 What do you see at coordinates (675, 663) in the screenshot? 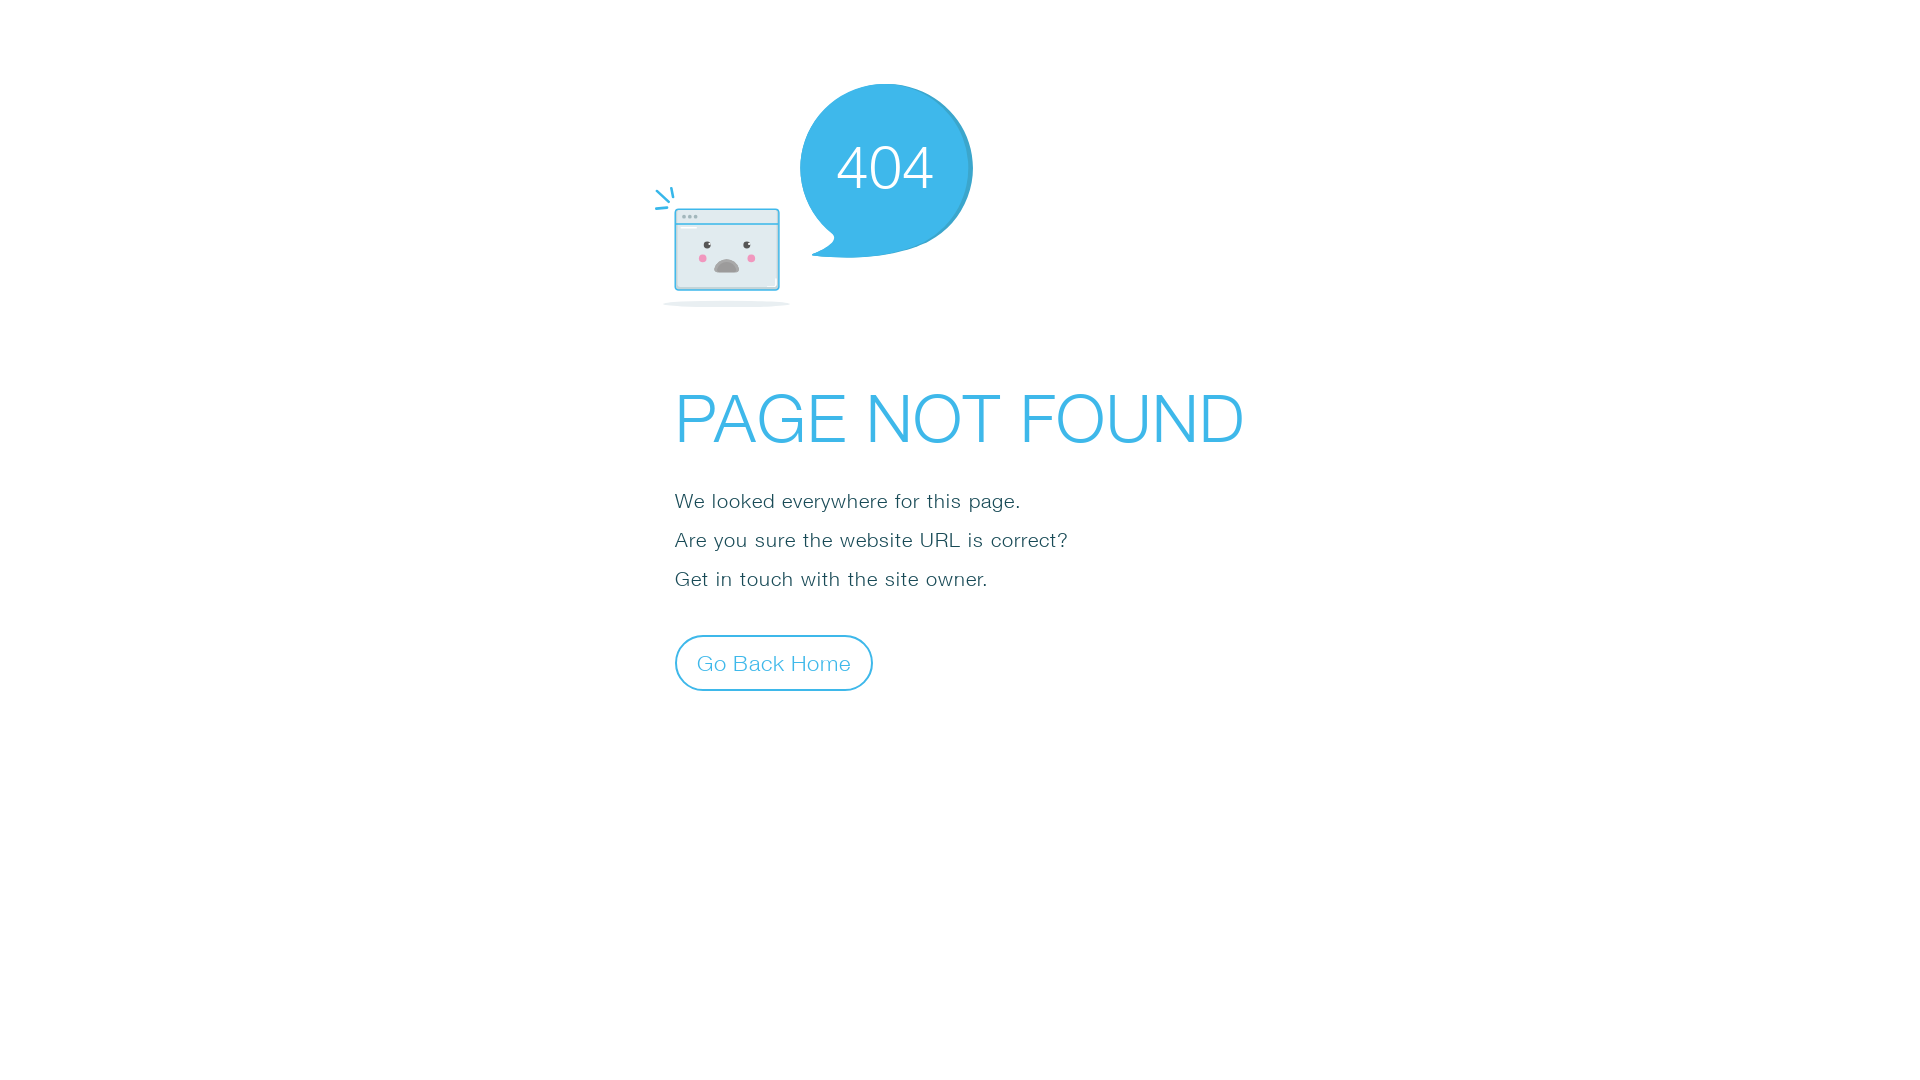
I see `'Go Back Home'` at bounding box center [675, 663].